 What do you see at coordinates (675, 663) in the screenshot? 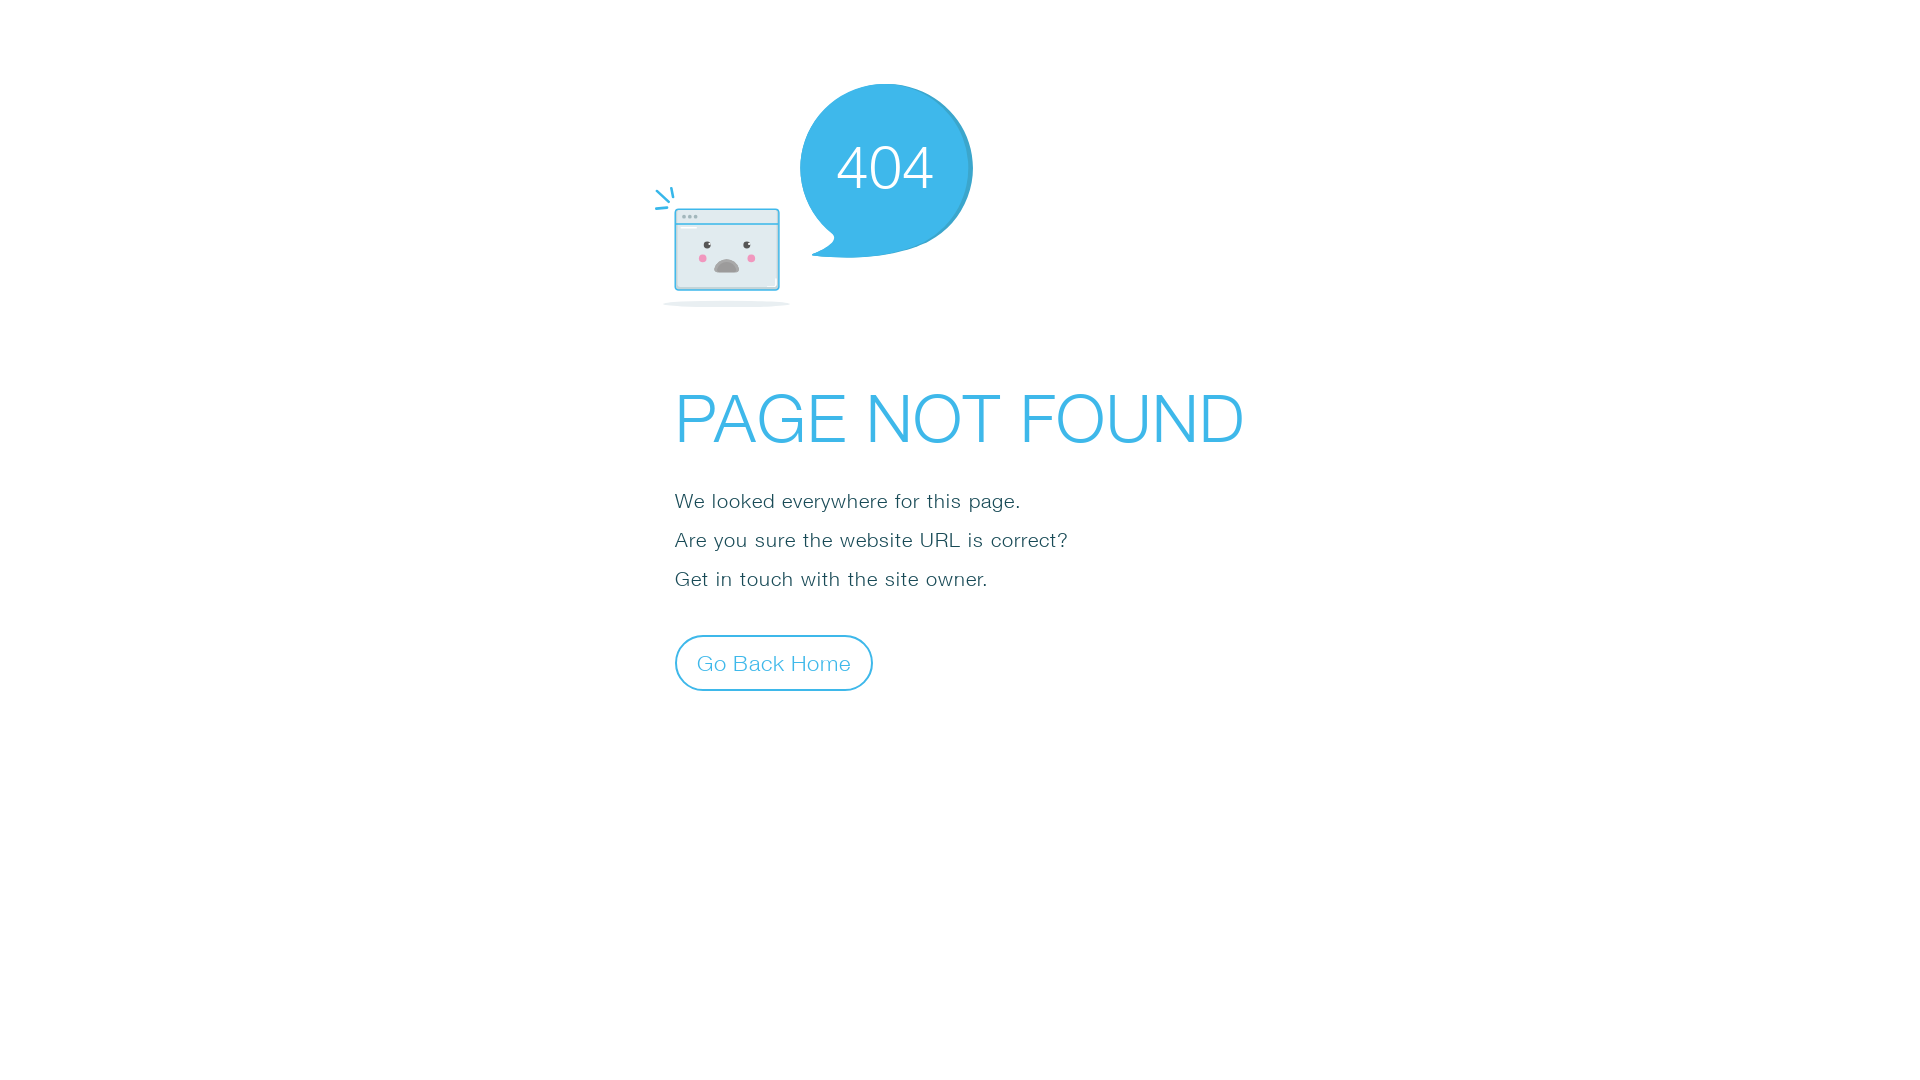
I see `'Go Back Home'` at bounding box center [675, 663].